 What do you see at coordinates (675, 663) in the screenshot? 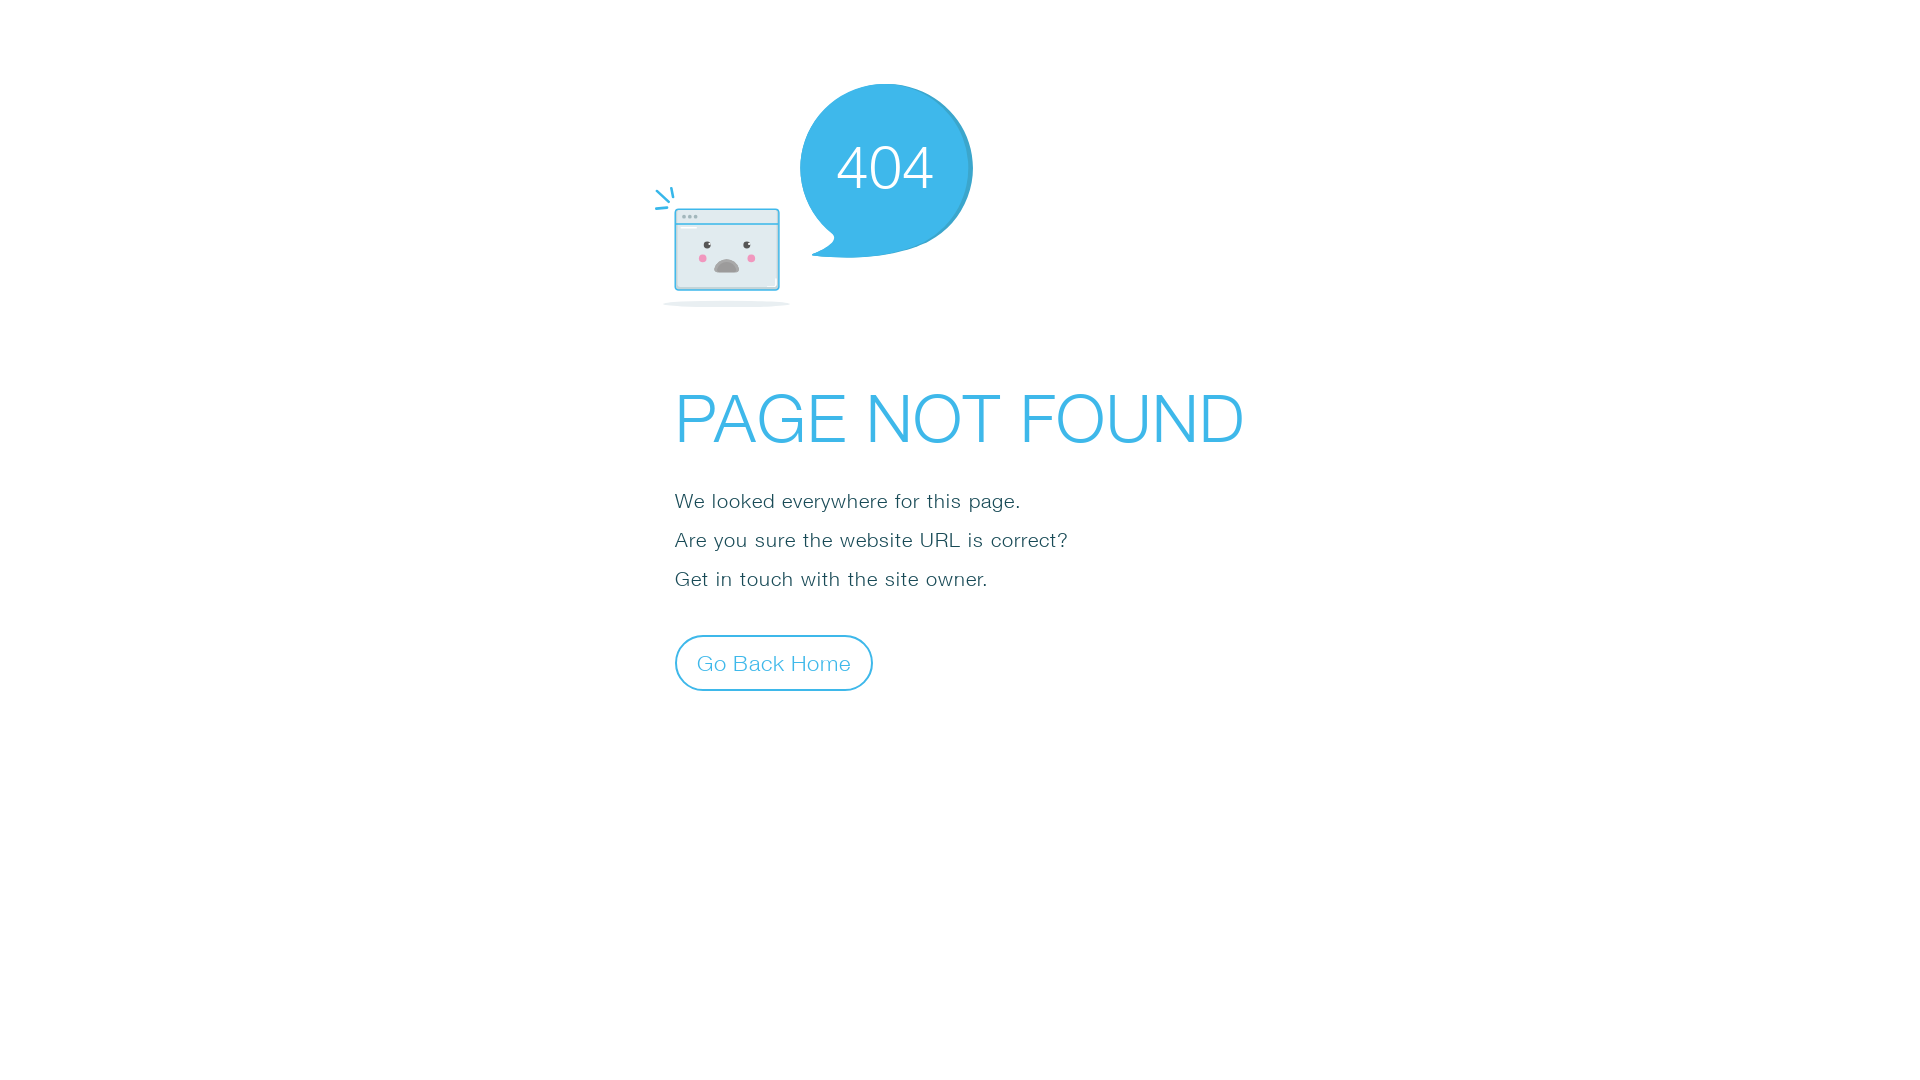
I see `'Go Back Home'` at bounding box center [675, 663].